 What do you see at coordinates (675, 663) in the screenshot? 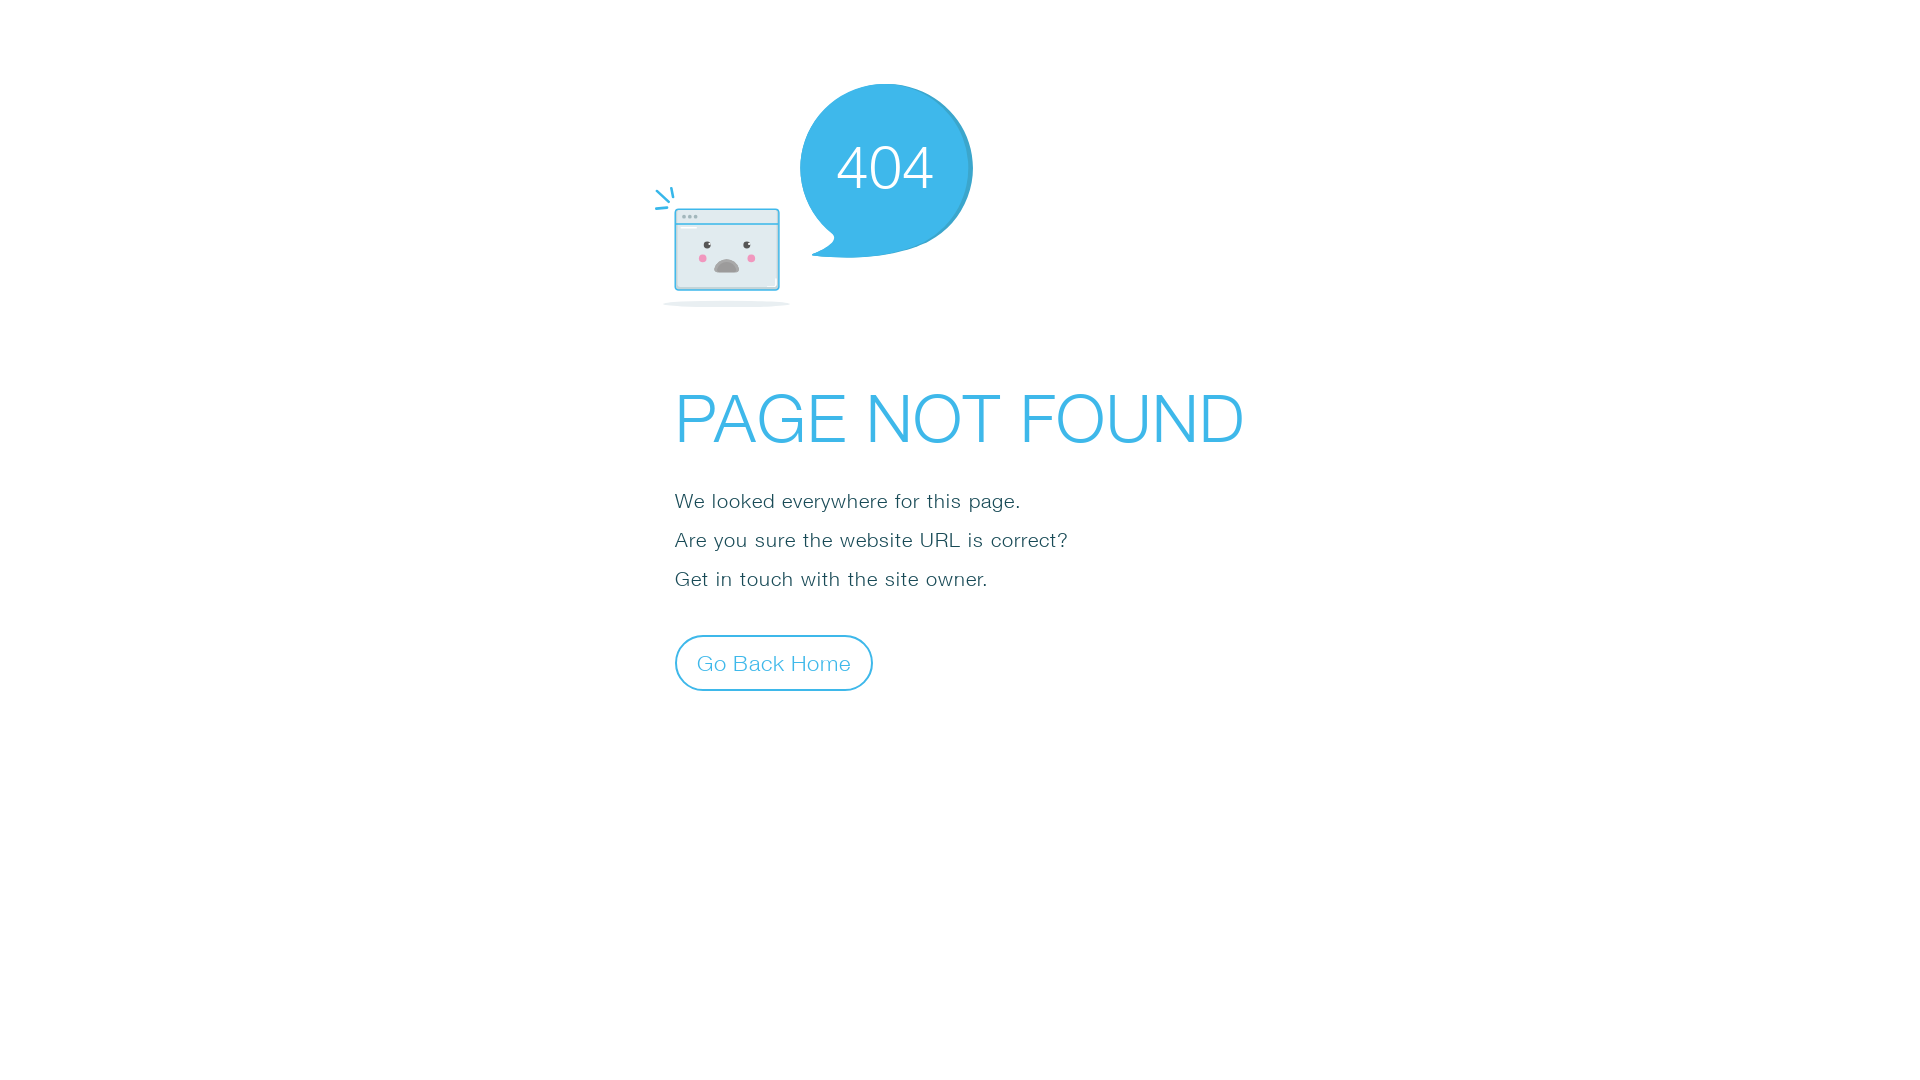
I see `'Go Back Home'` at bounding box center [675, 663].